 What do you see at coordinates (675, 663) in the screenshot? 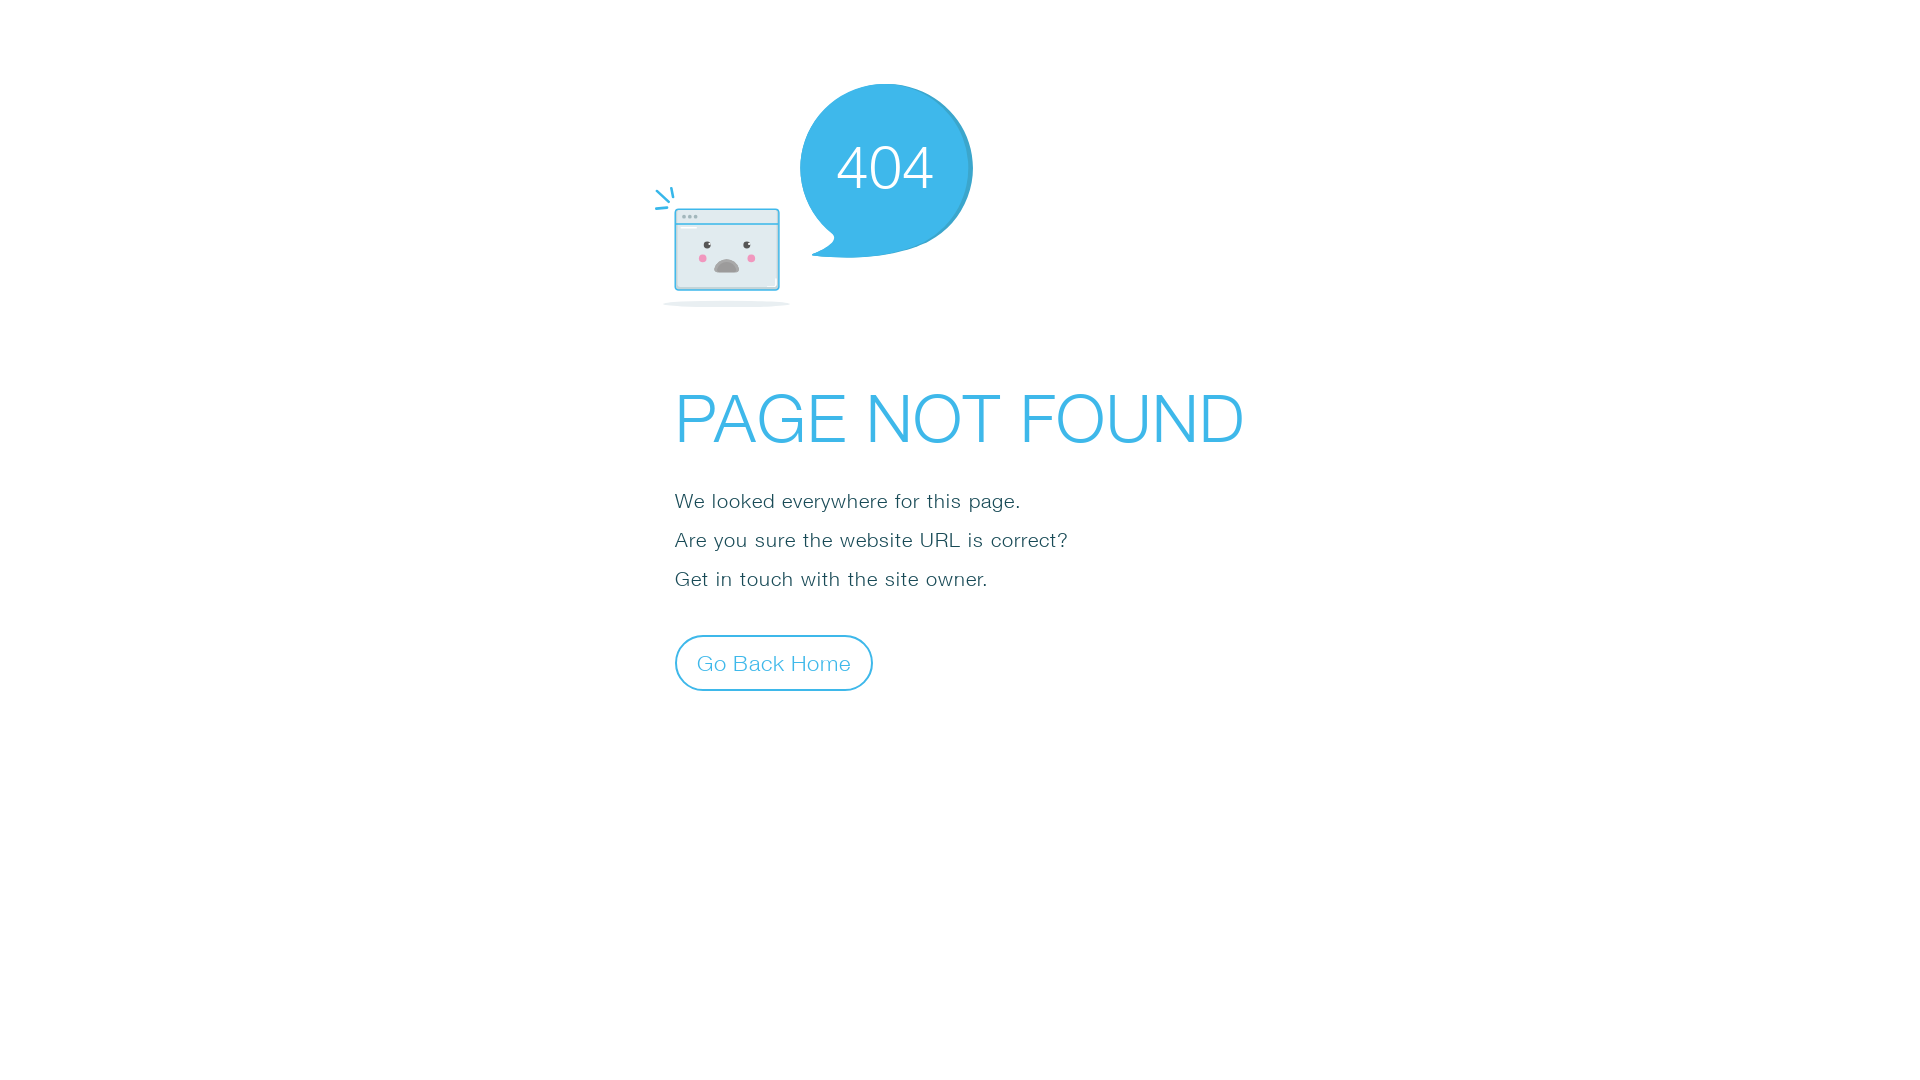
I see `'Go Back Home'` at bounding box center [675, 663].